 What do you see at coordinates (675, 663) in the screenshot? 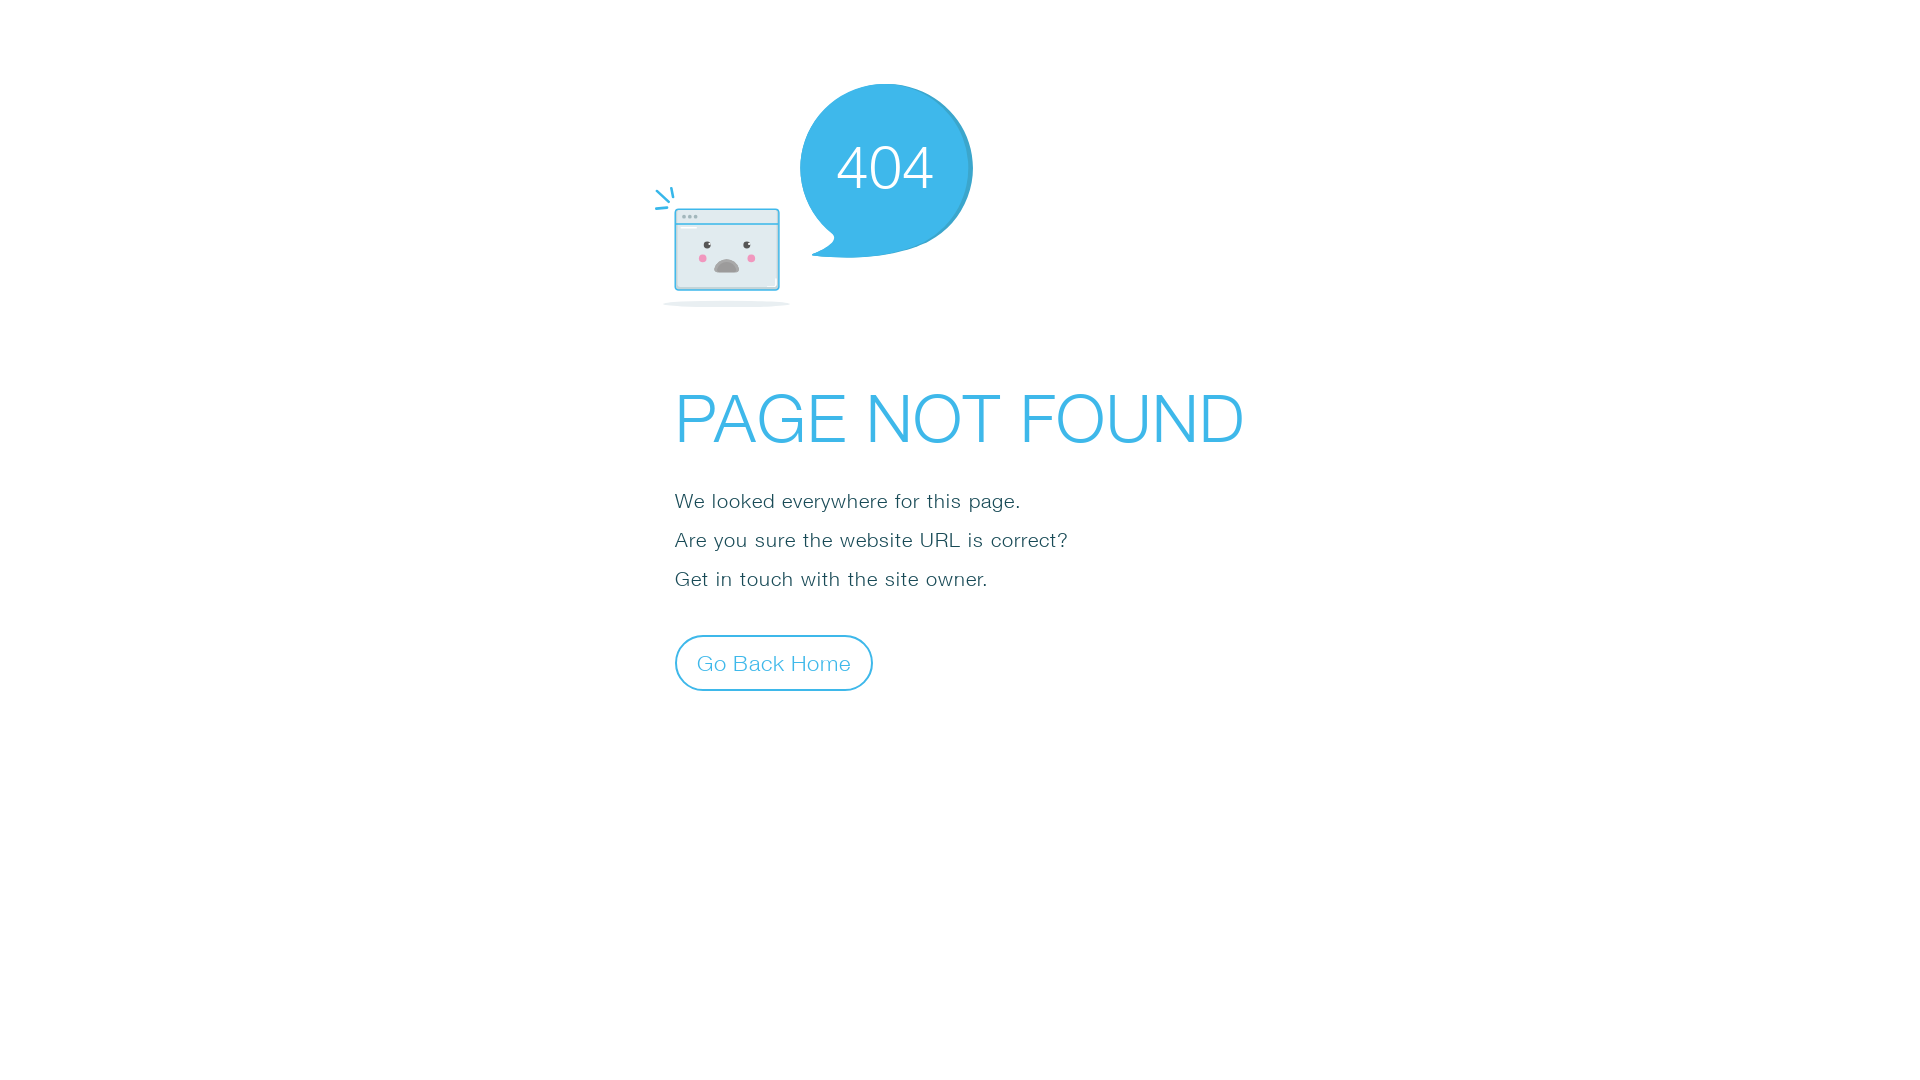
I see `'Go Back Home'` at bounding box center [675, 663].